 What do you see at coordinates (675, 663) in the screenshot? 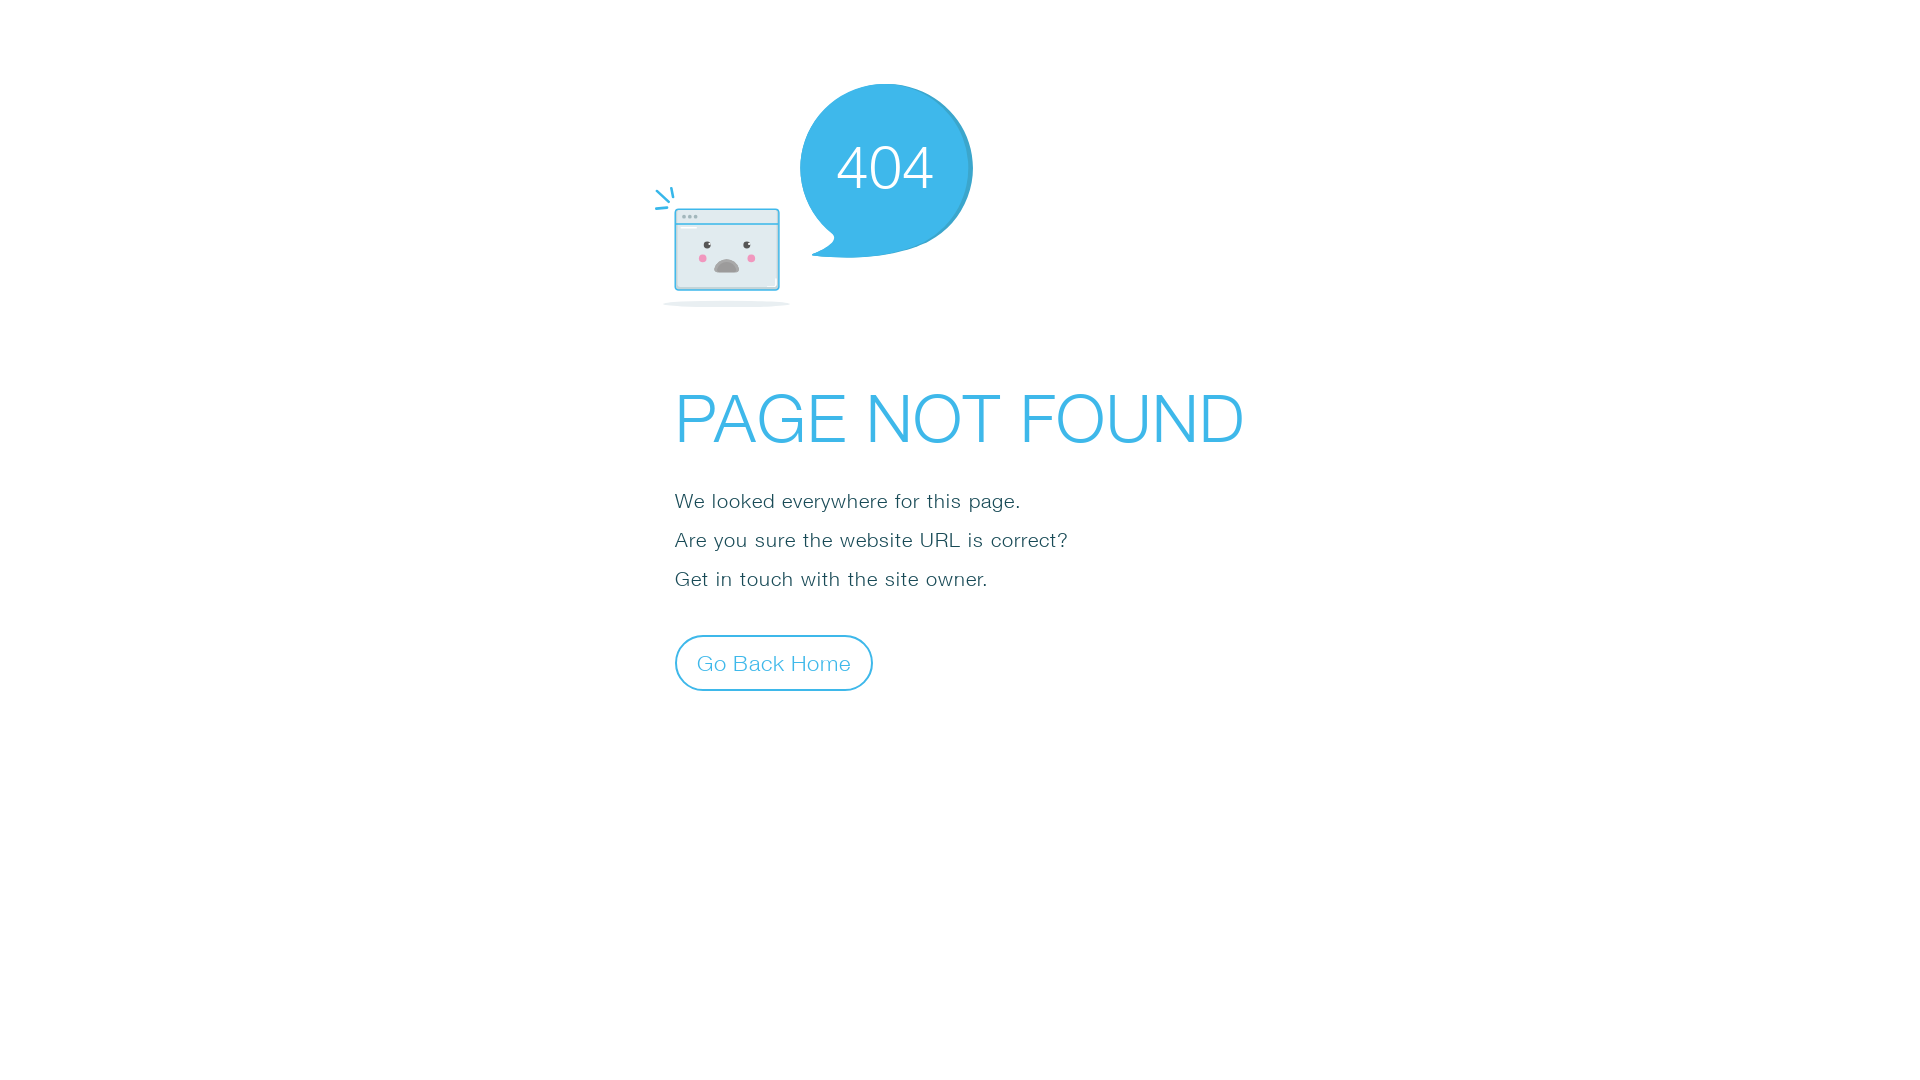
I see `'Go Back Home'` at bounding box center [675, 663].